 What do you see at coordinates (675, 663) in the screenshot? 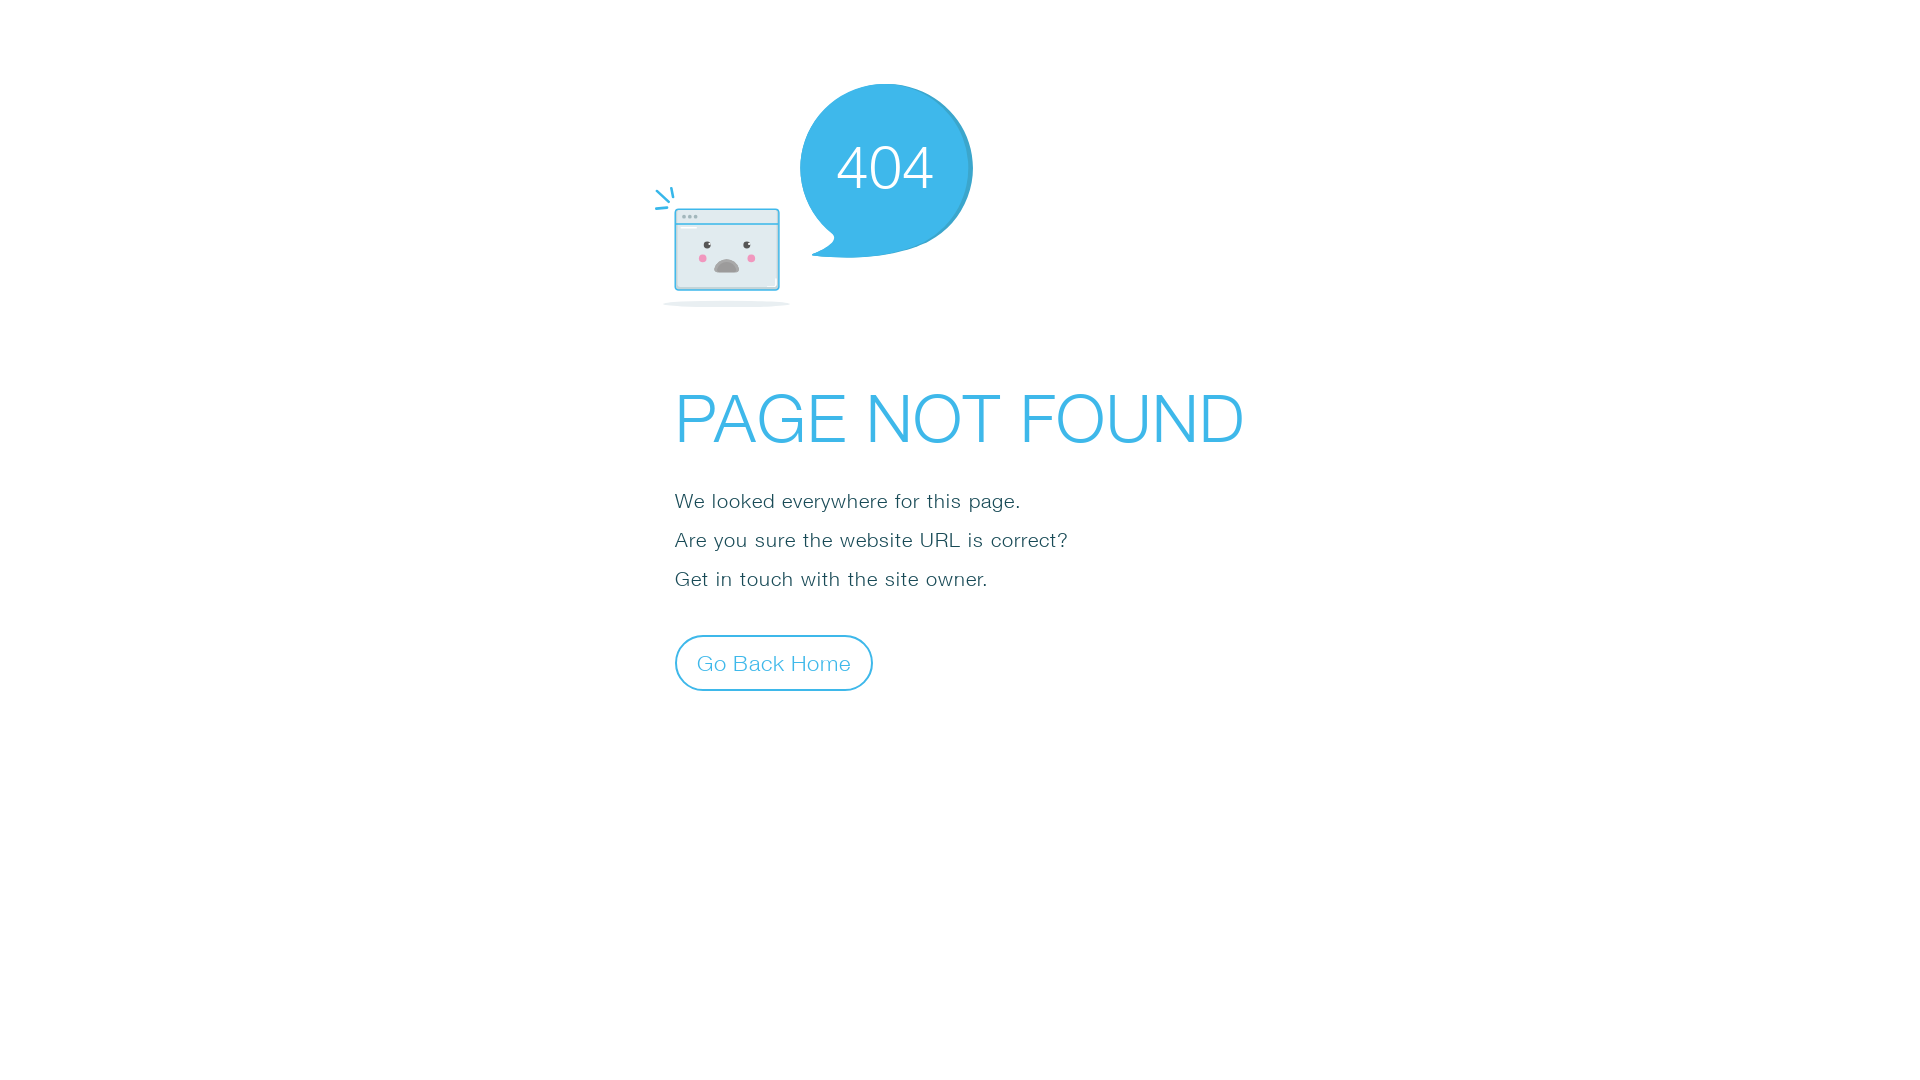
I see `'Go Back Home'` at bounding box center [675, 663].